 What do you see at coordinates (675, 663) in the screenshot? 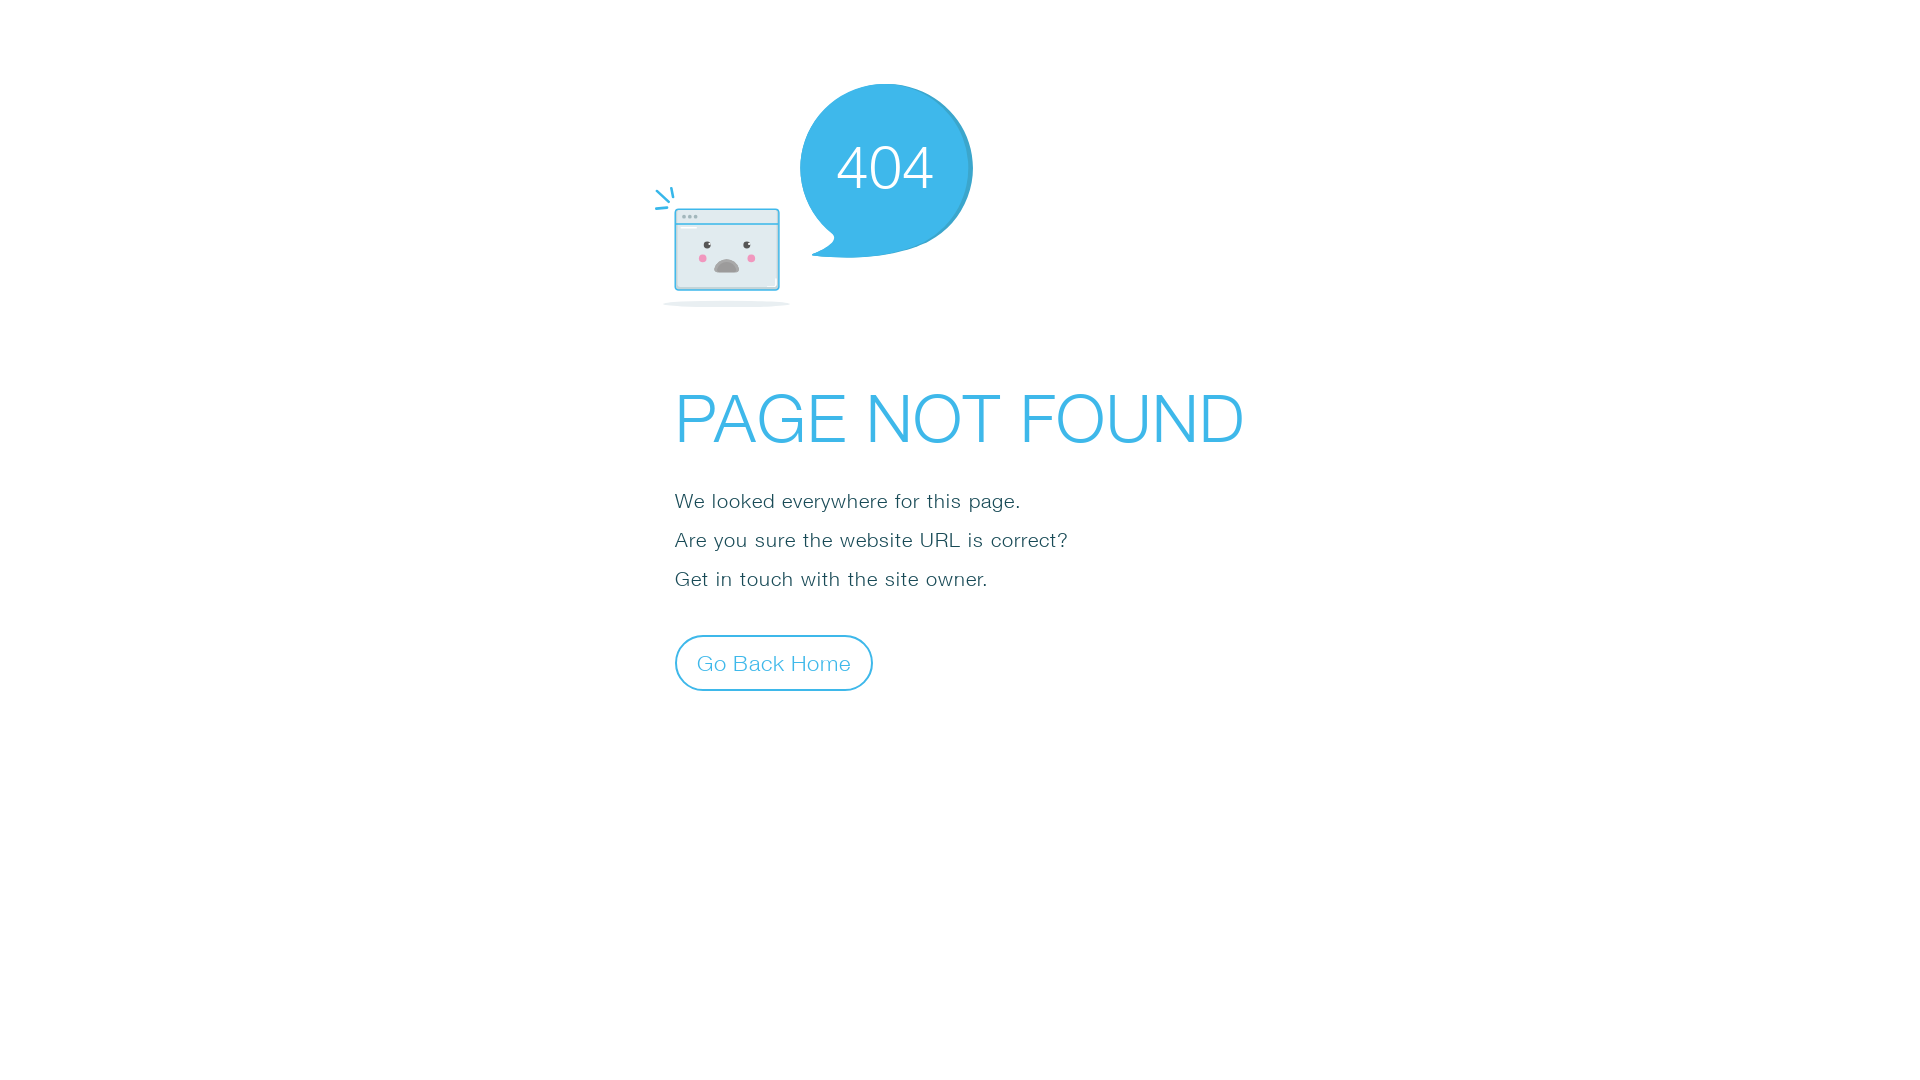
I see `'Go Back Home'` at bounding box center [675, 663].